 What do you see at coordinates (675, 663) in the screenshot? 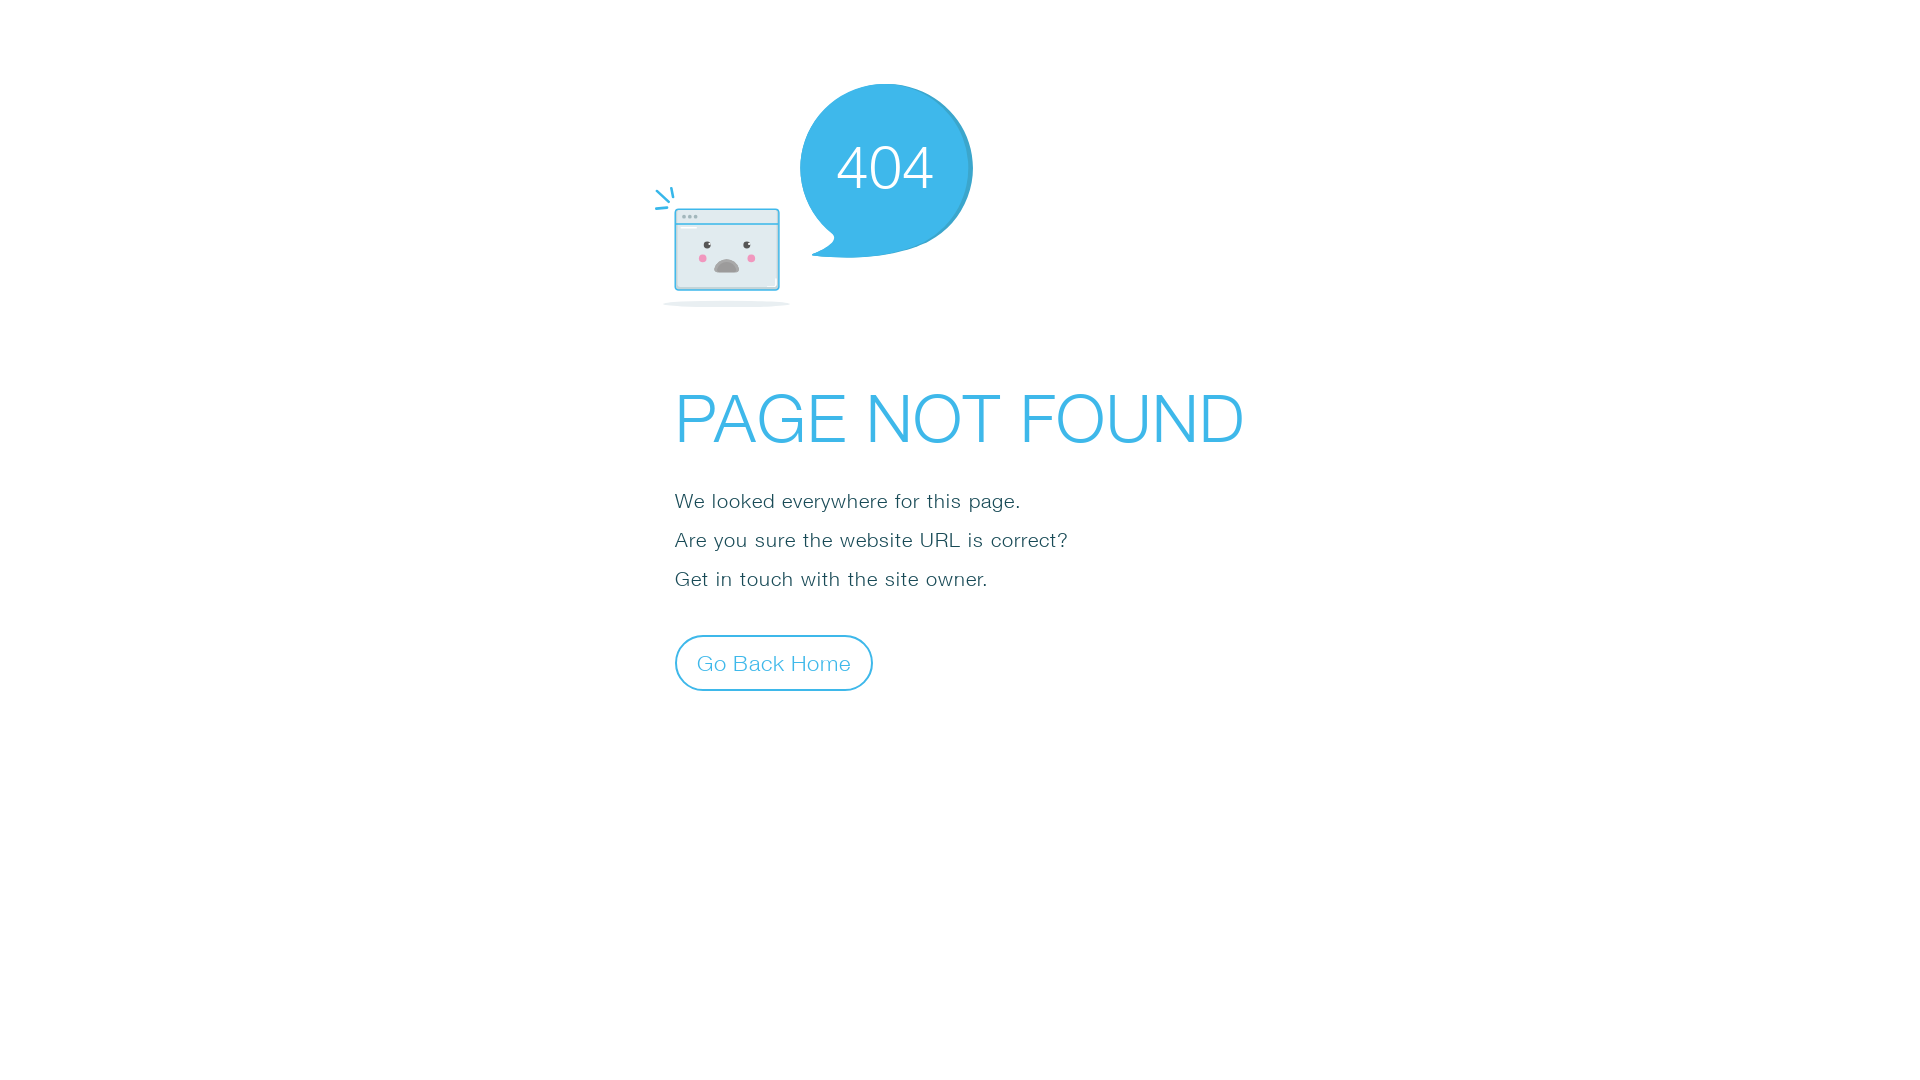
I see `'Go Back Home'` at bounding box center [675, 663].